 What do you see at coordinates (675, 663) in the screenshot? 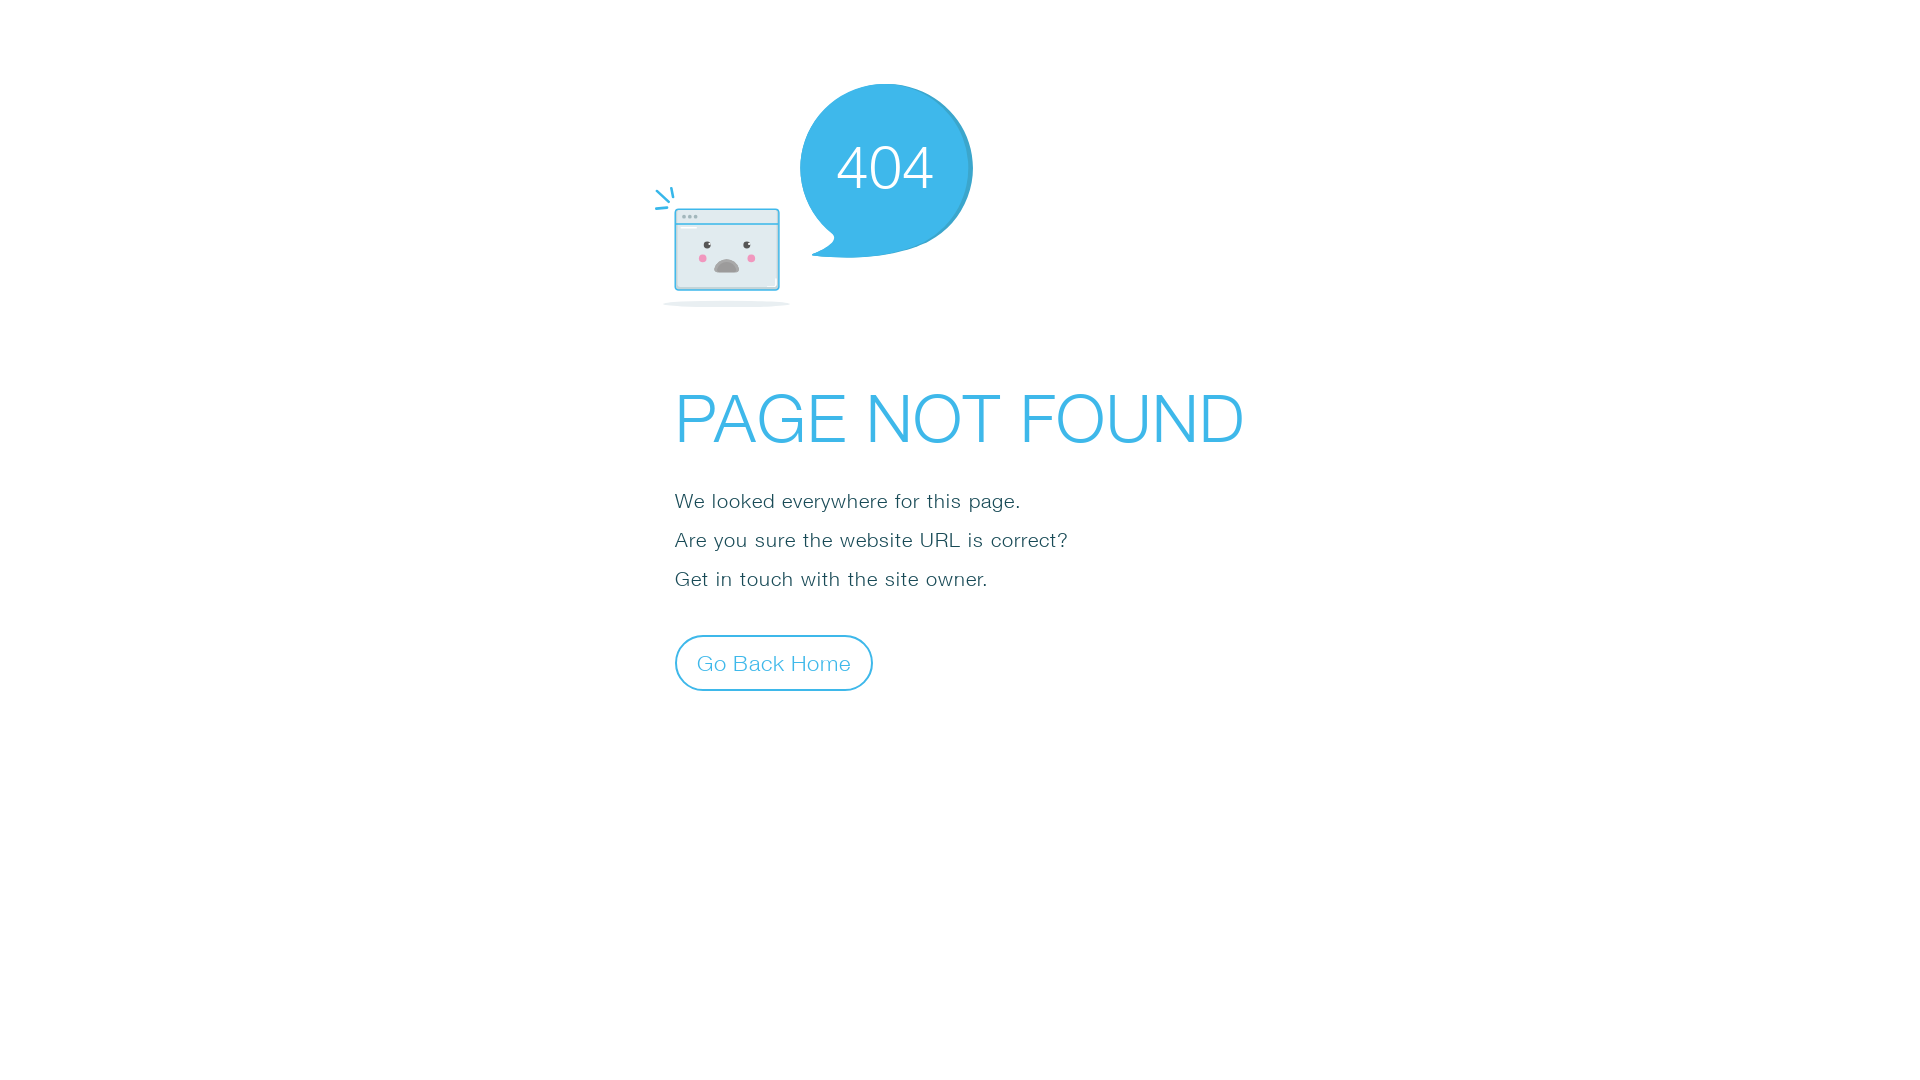
I see `'Go Back Home'` at bounding box center [675, 663].